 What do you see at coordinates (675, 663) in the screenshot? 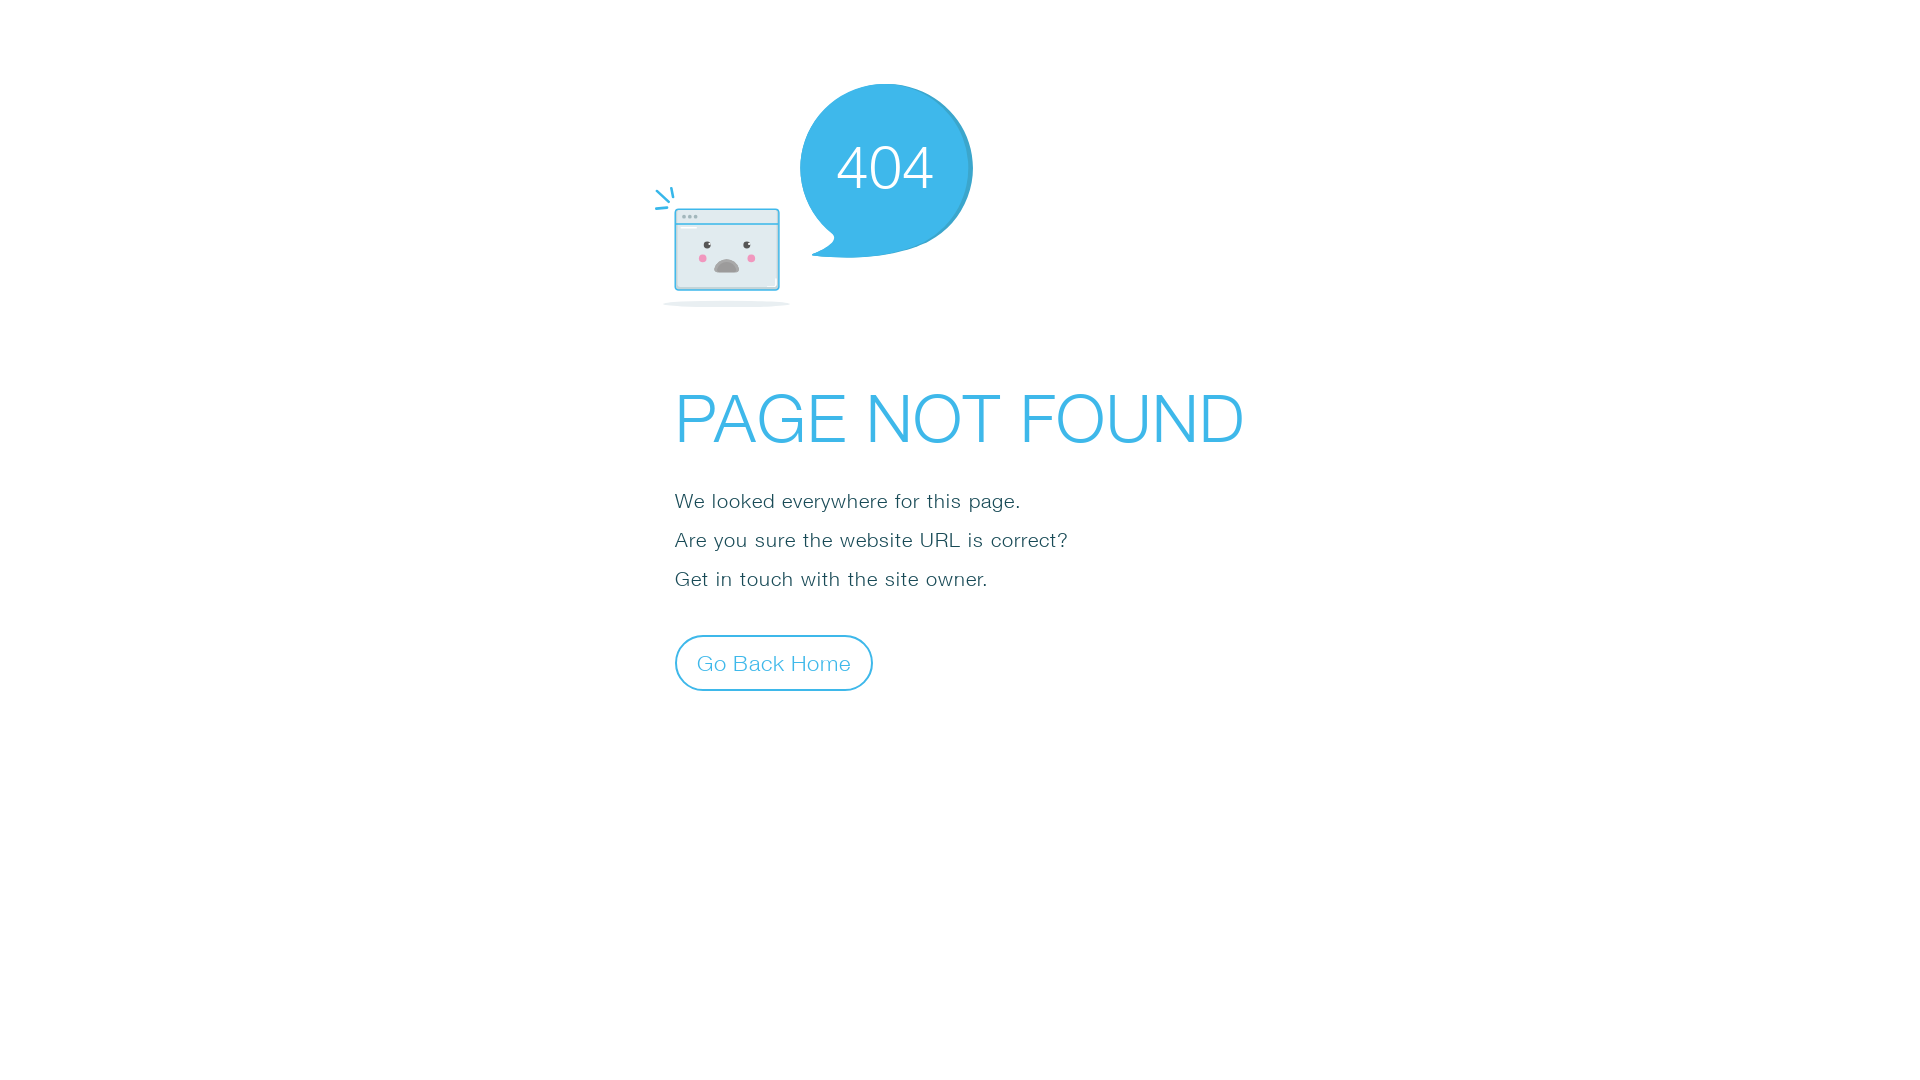
I see `'Go Back Home'` at bounding box center [675, 663].